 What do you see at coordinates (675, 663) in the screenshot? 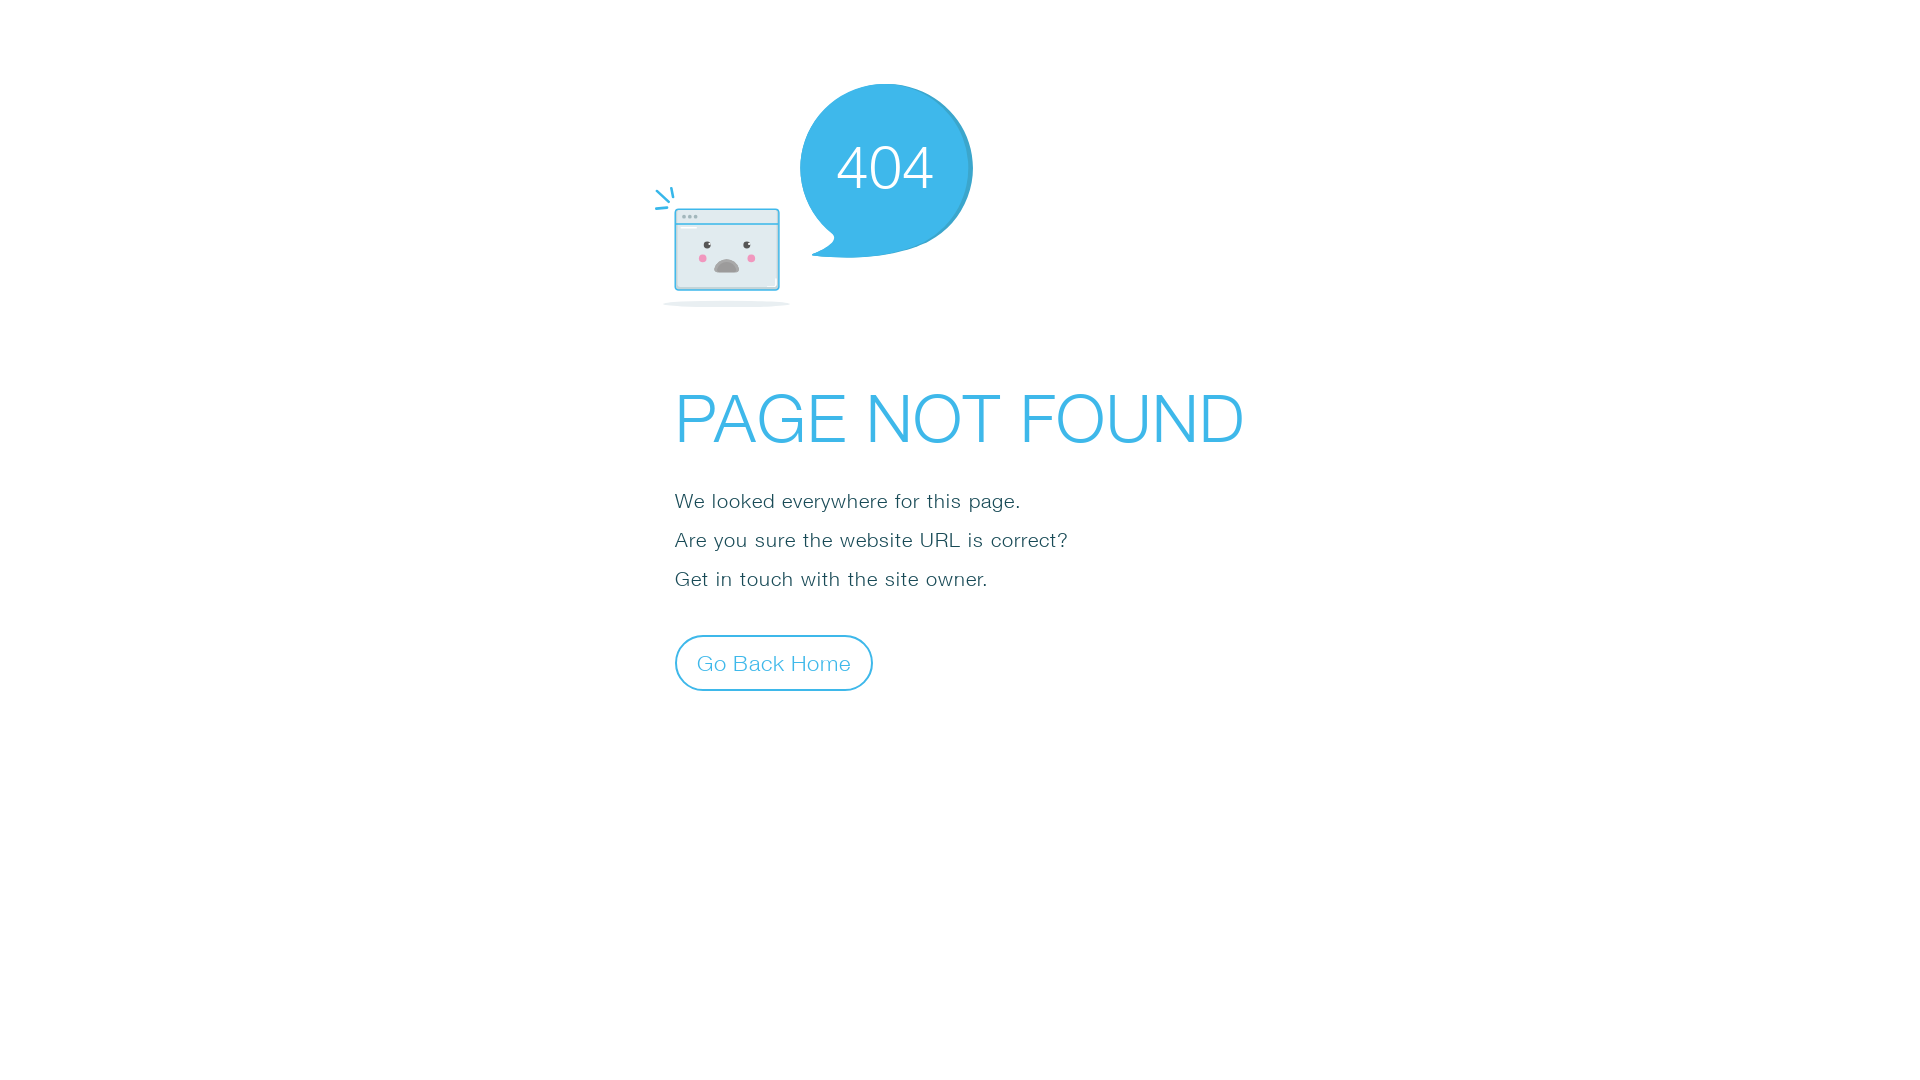
I see `'Go Back Home'` at bounding box center [675, 663].